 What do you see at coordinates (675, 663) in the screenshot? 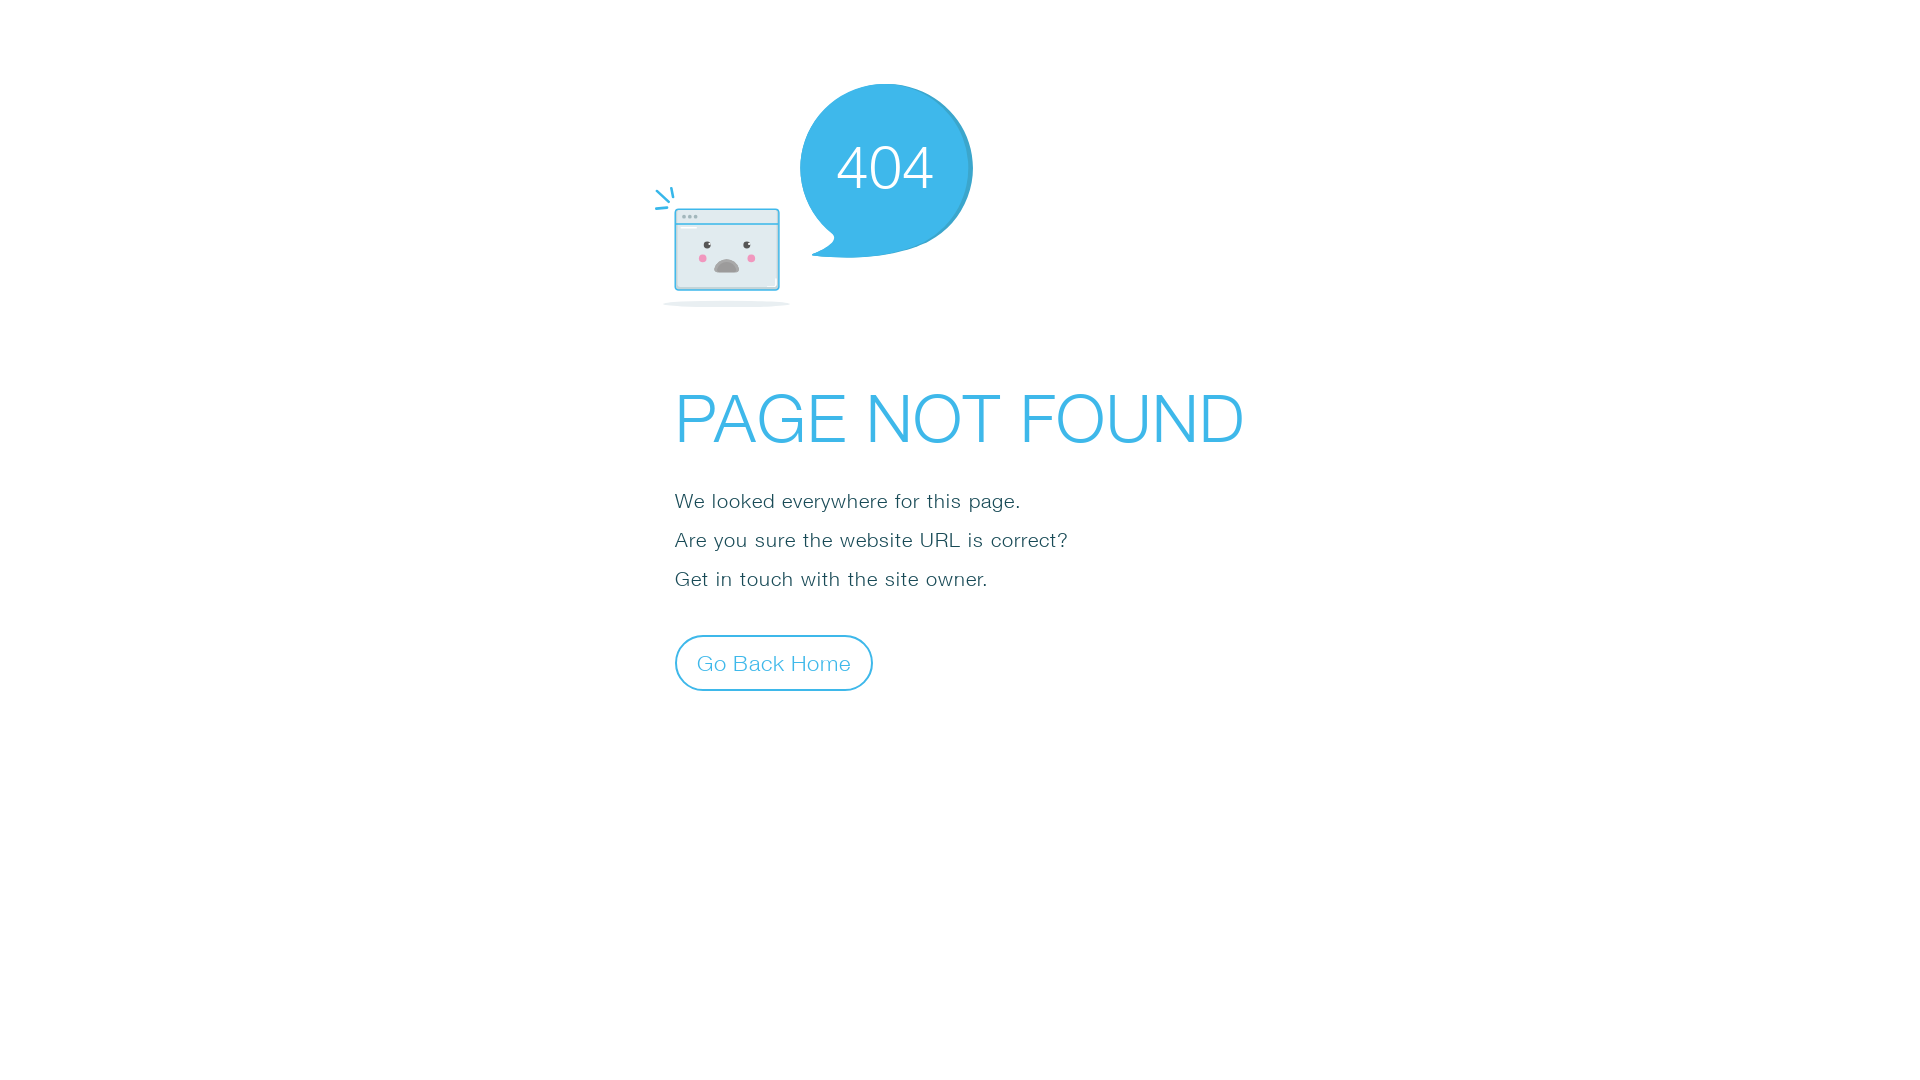
I see `'Go Back Home'` at bounding box center [675, 663].